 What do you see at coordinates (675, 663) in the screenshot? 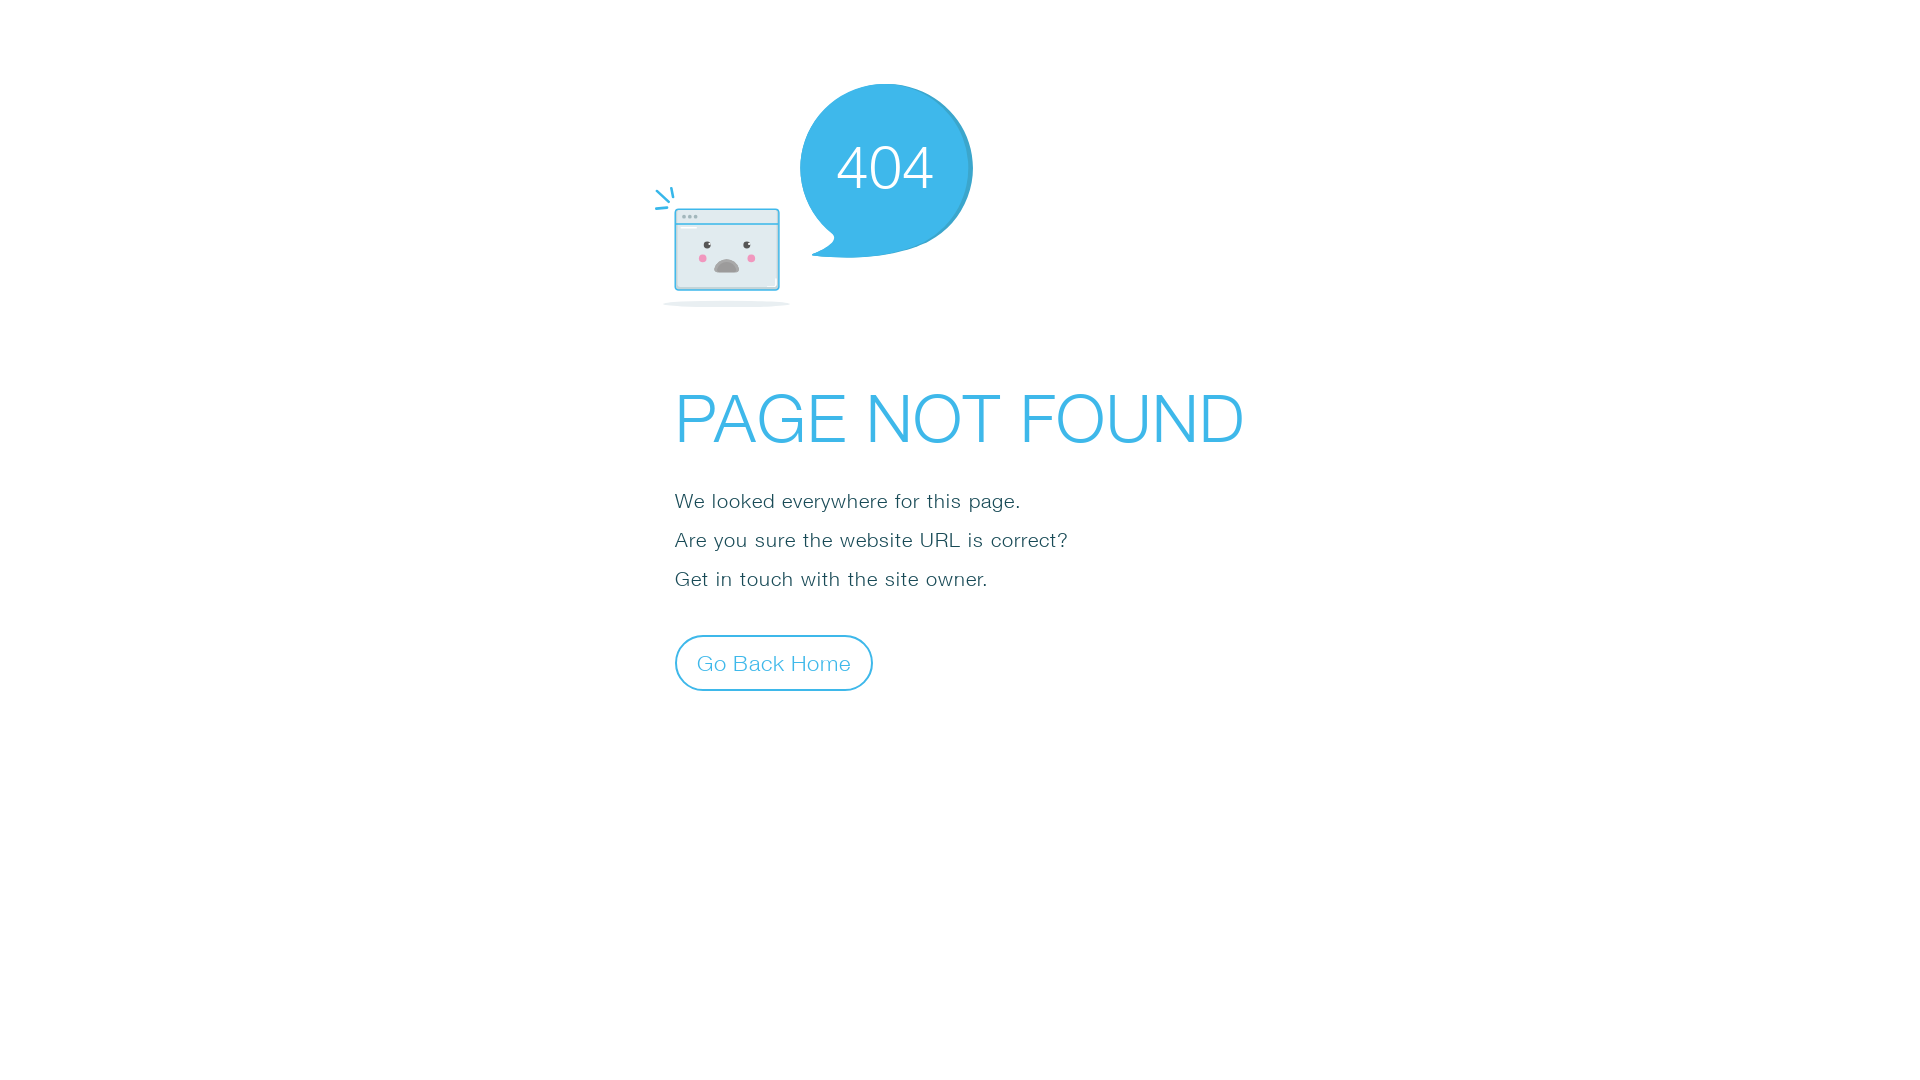
I see `'Go Back Home'` at bounding box center [675, 663].